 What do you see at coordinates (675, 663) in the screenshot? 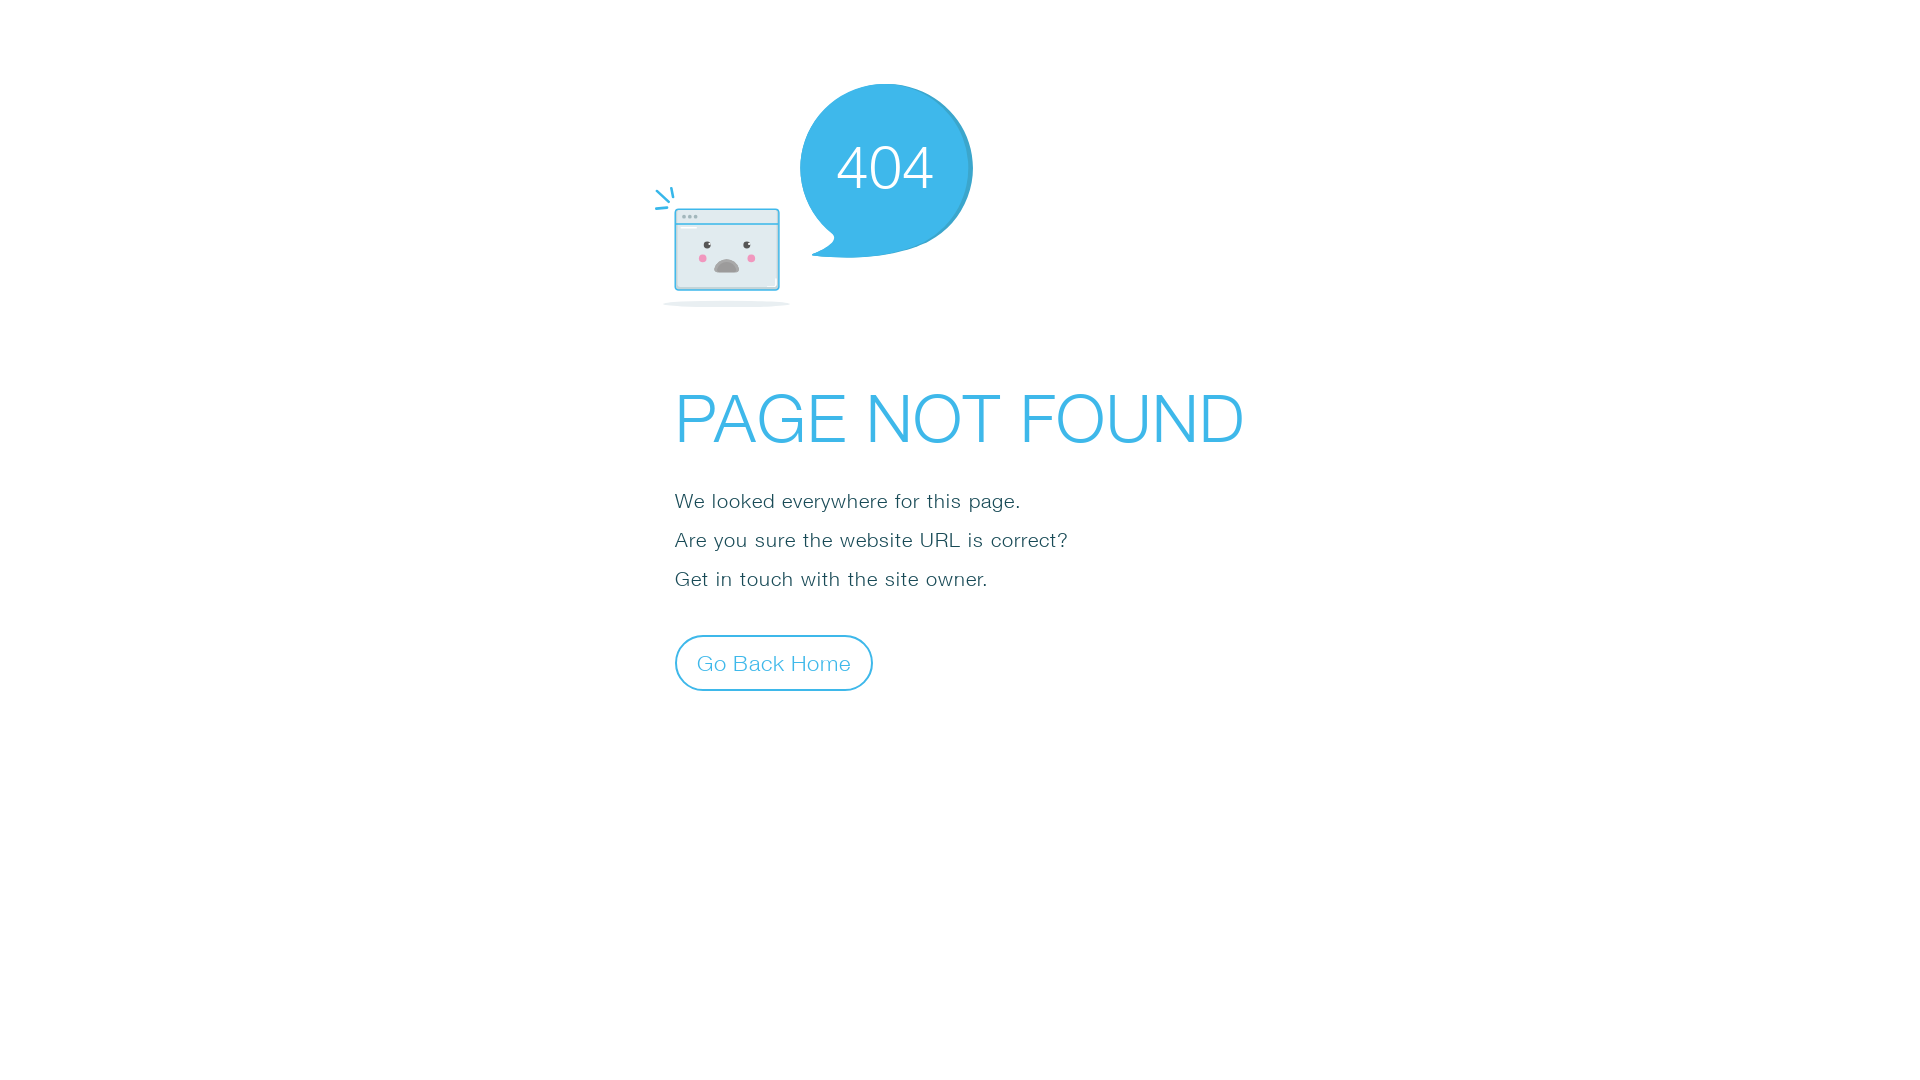
I see `'Go Back Home'` at bounding box center [675, 663].